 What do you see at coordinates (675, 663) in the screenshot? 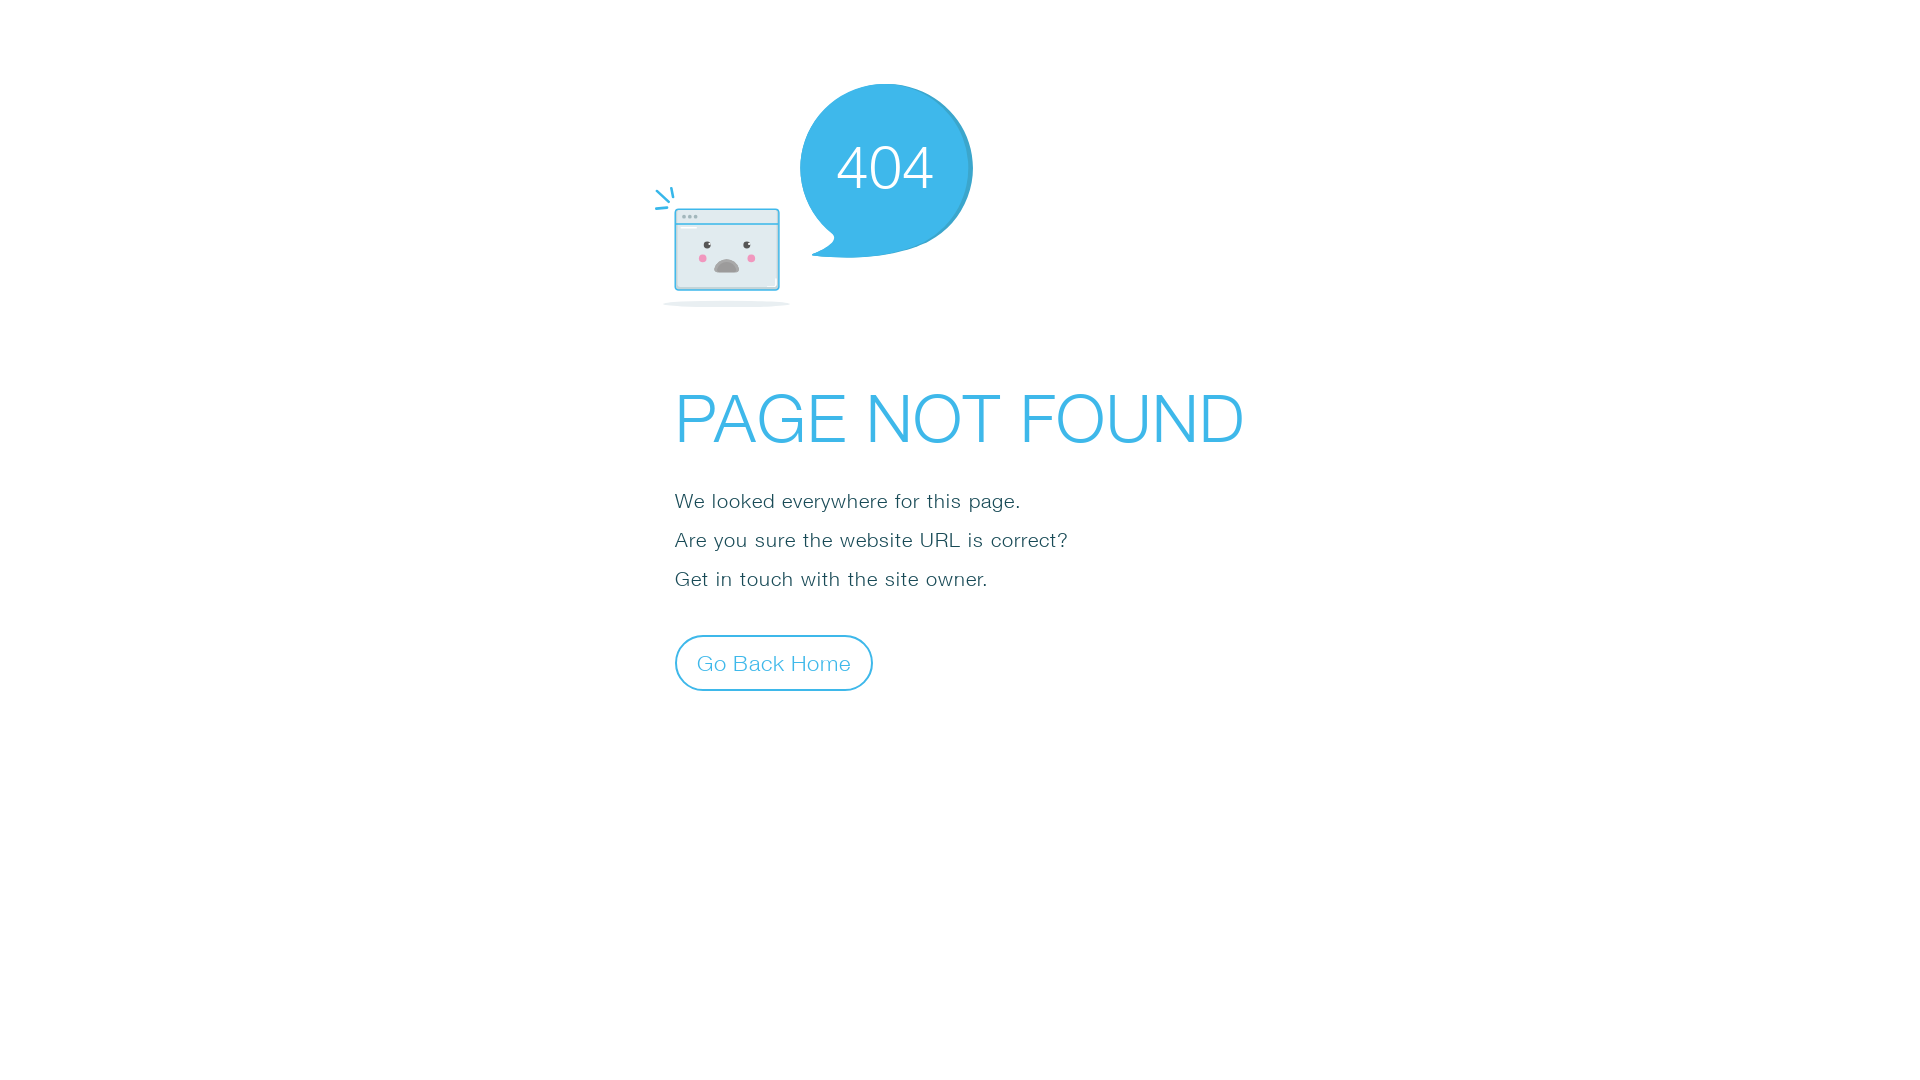
I see `'Go Back Home'` at bounding box center [675, 663].